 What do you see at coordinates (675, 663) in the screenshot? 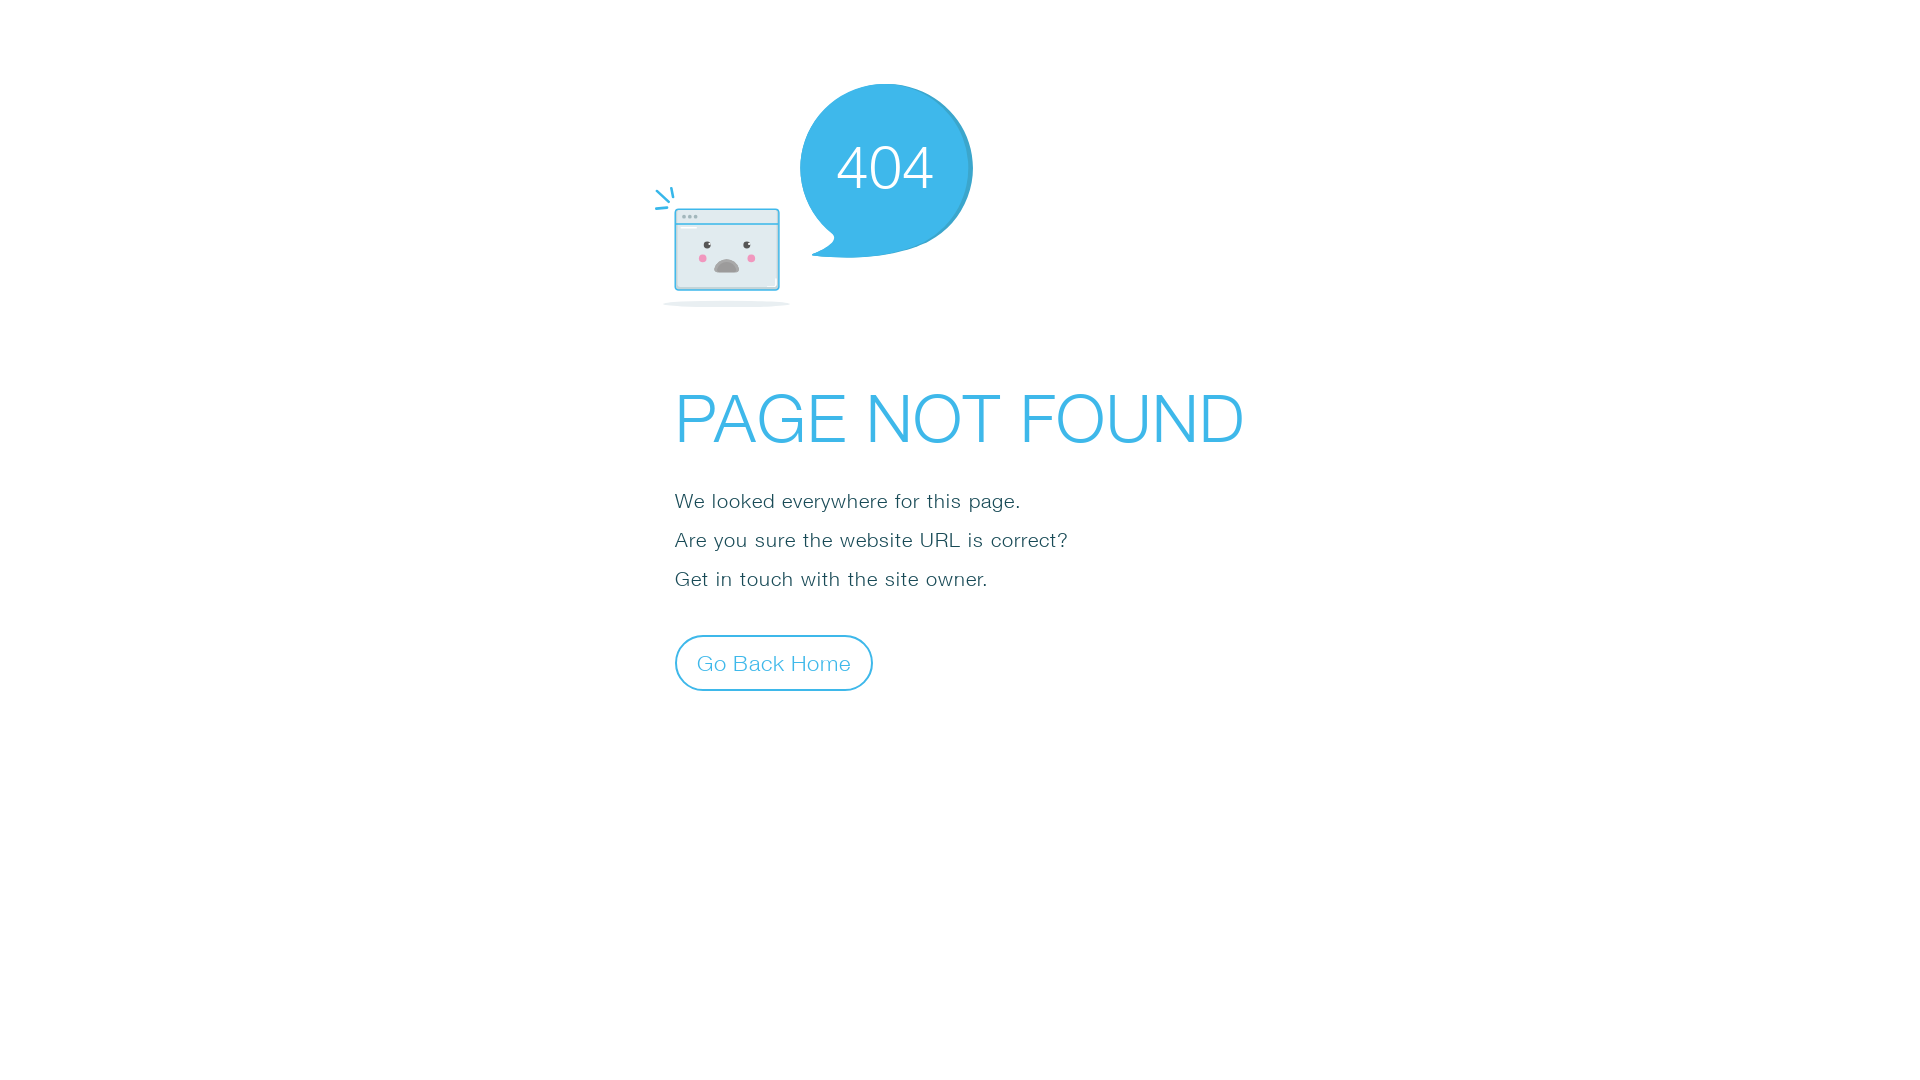
I see `'Go Back Home'` at bounding box center [675, 663].